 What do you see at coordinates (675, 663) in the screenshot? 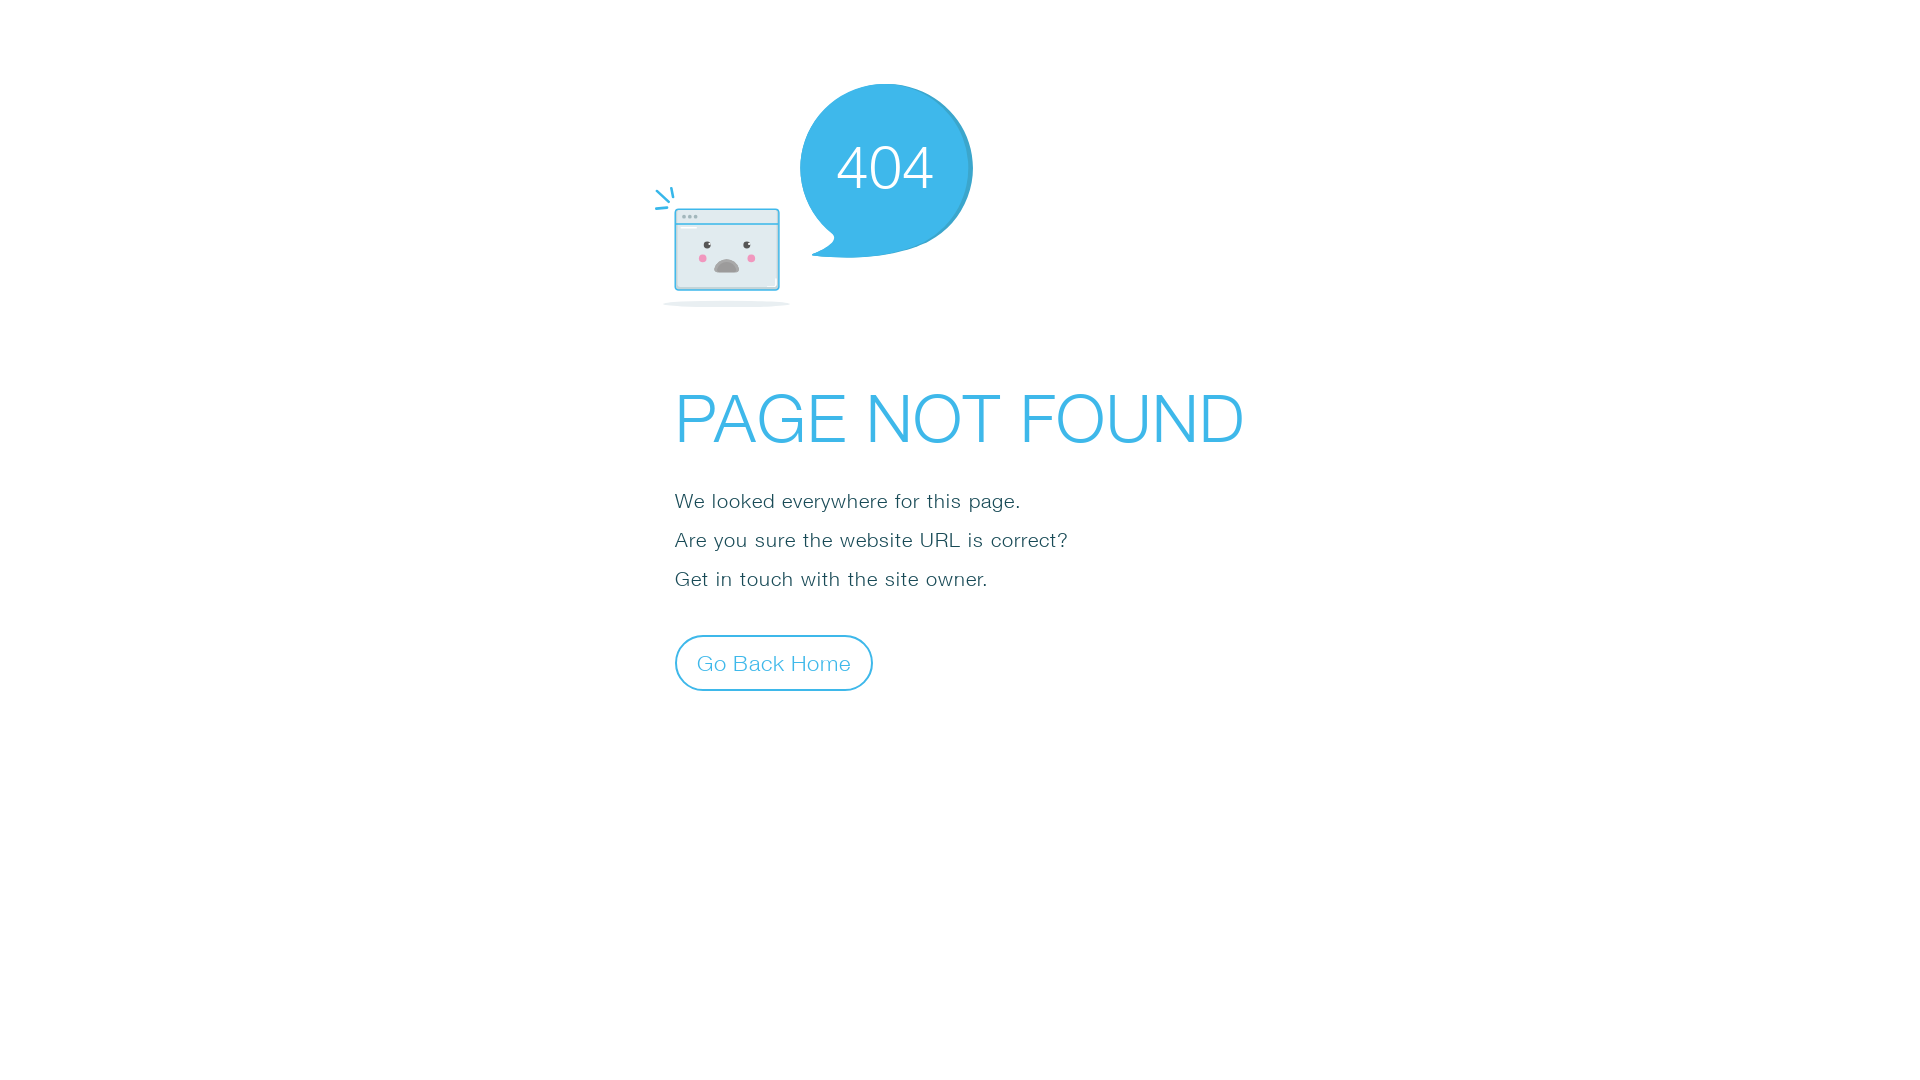
I see `'Go Back Home'` at bounding box center [675, 663].